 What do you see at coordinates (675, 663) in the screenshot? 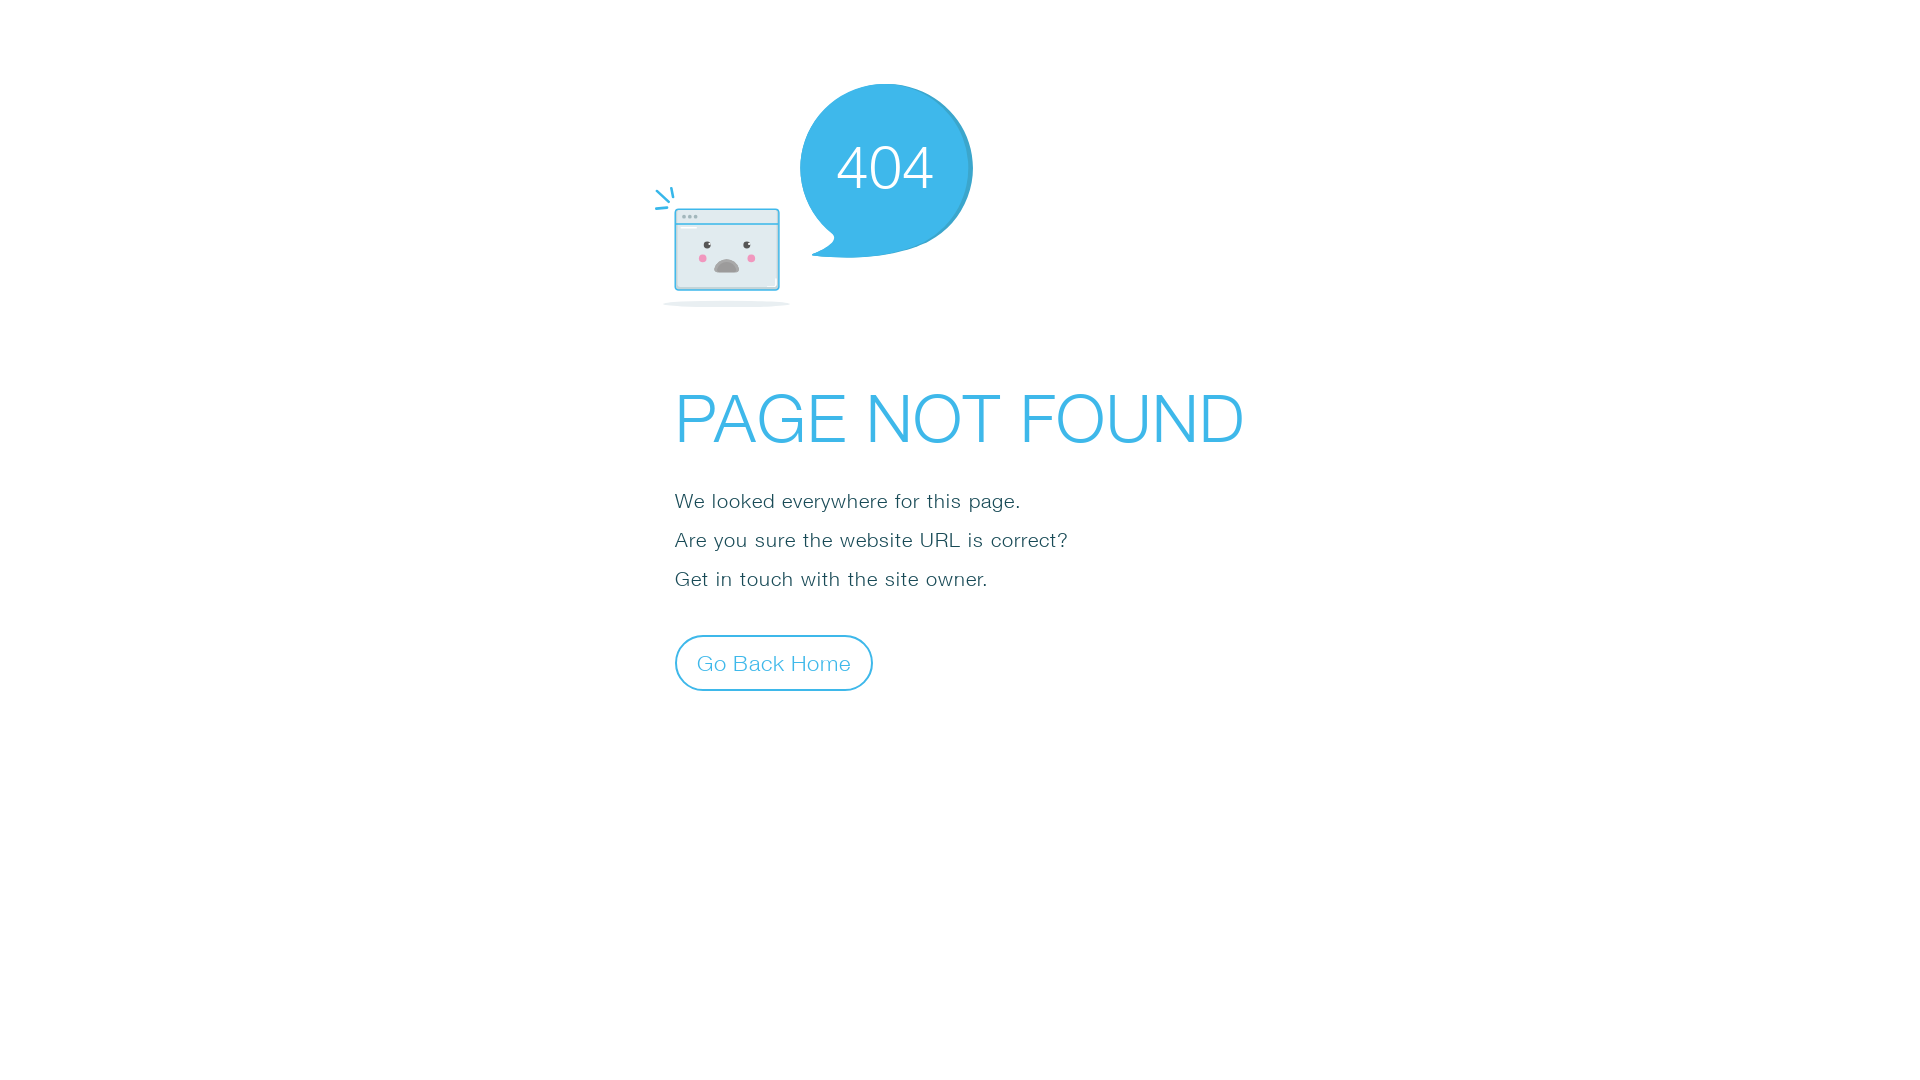
I see `'Go Back Home'` at bounding box center [675, 663].